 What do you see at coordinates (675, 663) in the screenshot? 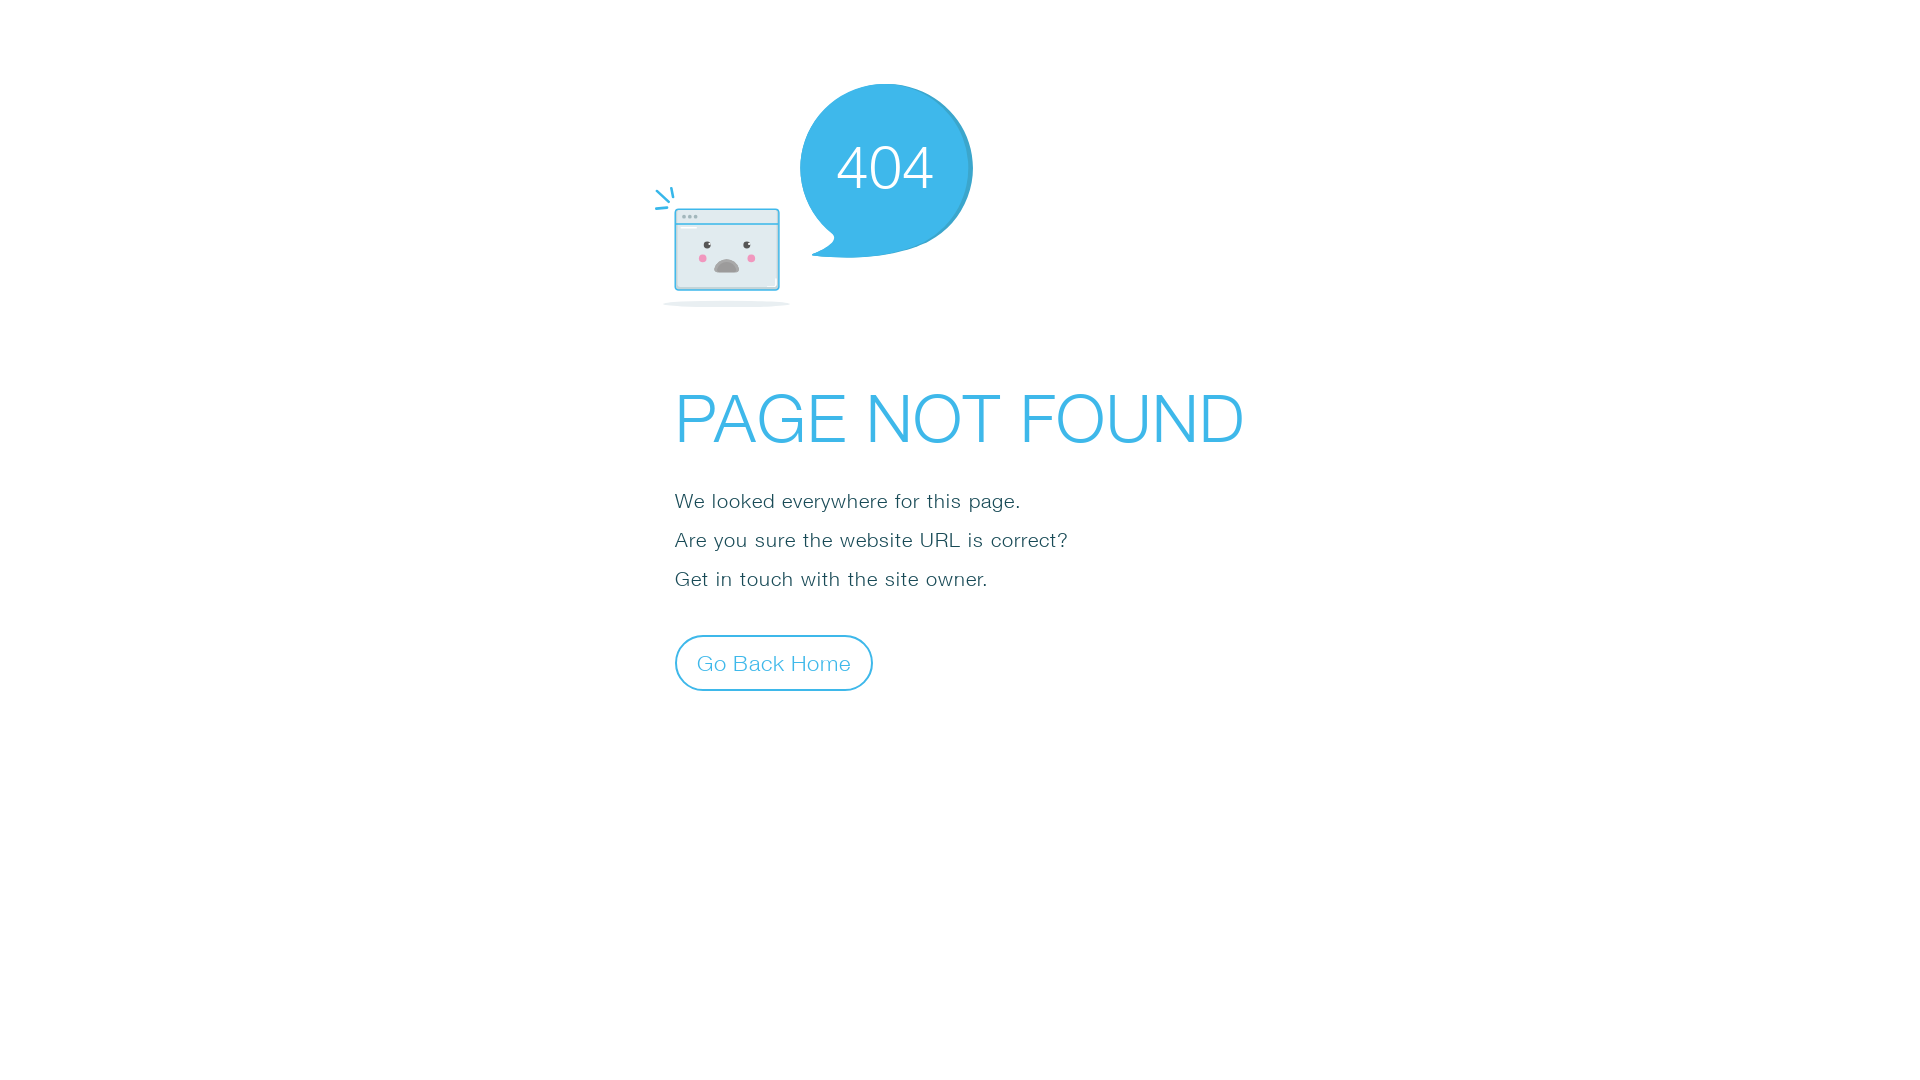
I see `'Go Back Home'` at bounding box center [675, 663].